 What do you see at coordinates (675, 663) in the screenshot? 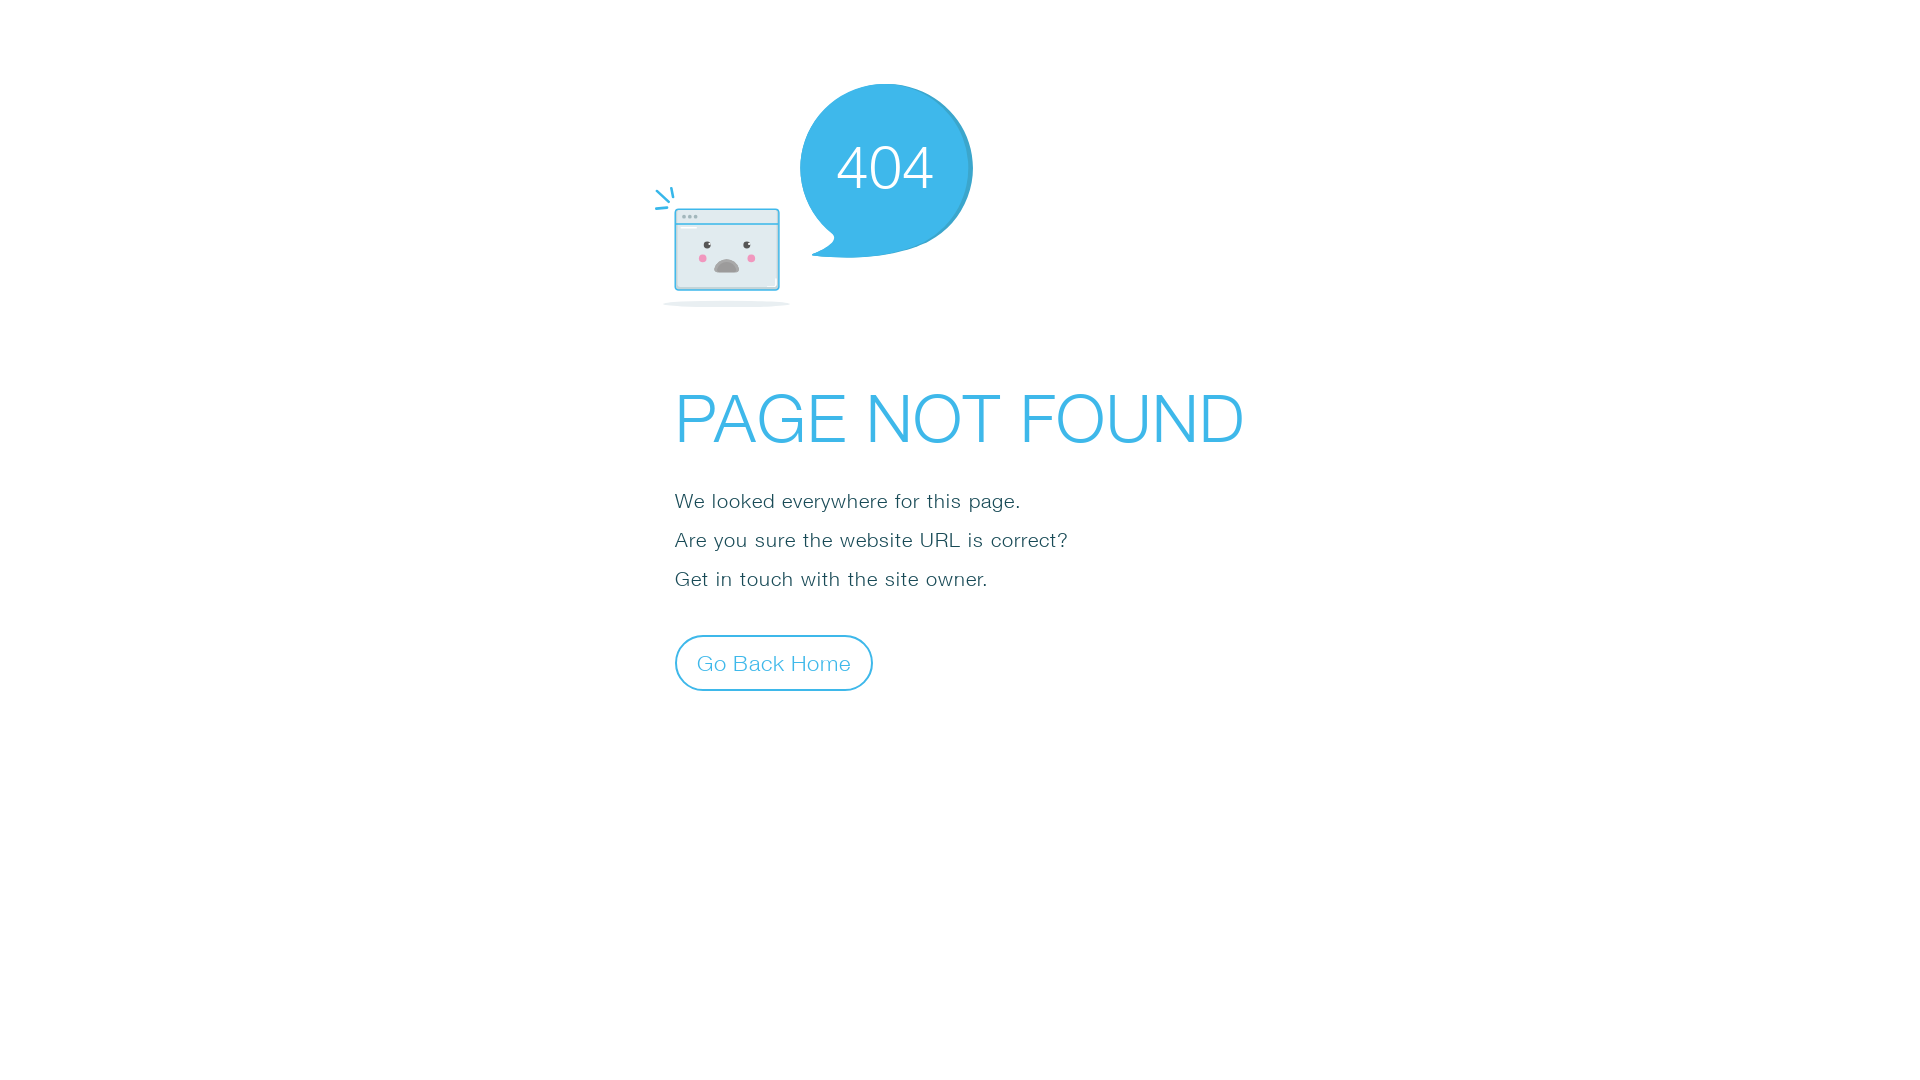
I see `'Go Back Home'` at bounding box center [675, 663].